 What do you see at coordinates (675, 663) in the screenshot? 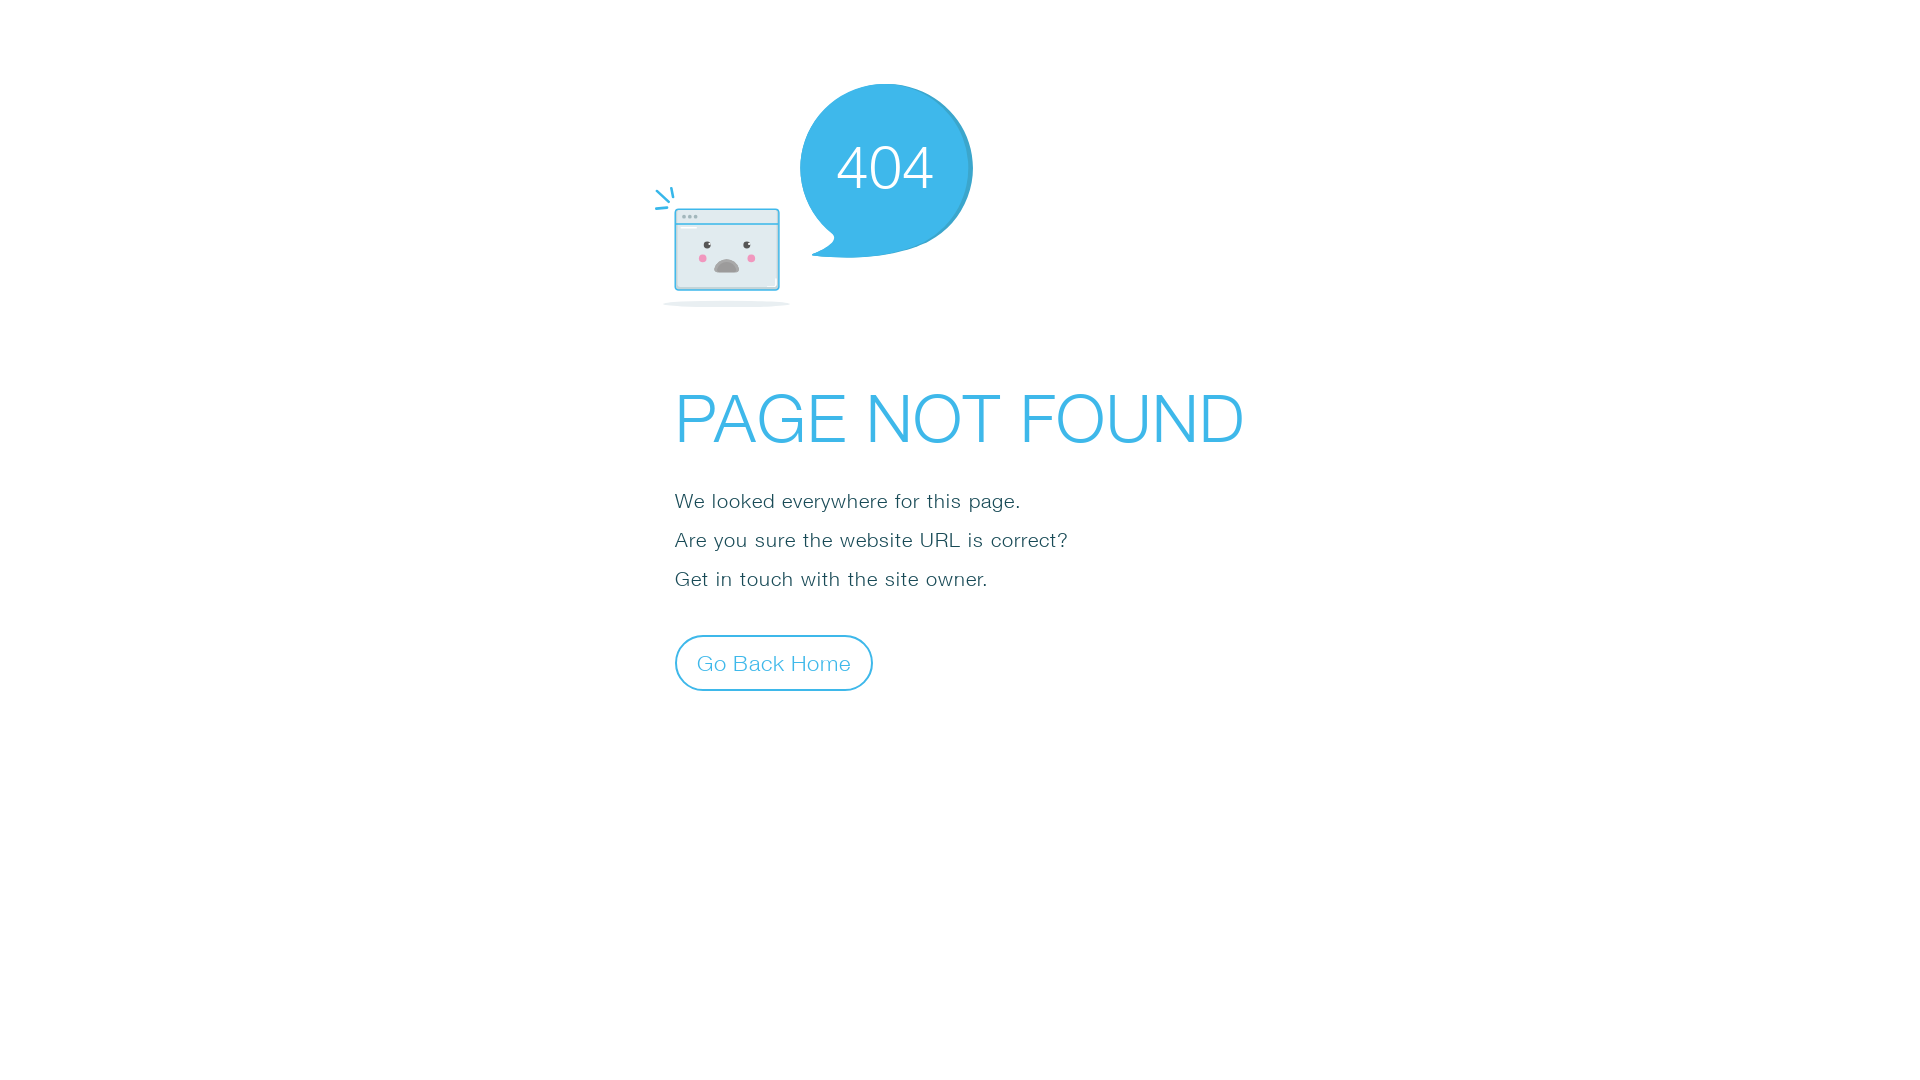
I see `'Go Back Home'` at bounding box center [675, 663].